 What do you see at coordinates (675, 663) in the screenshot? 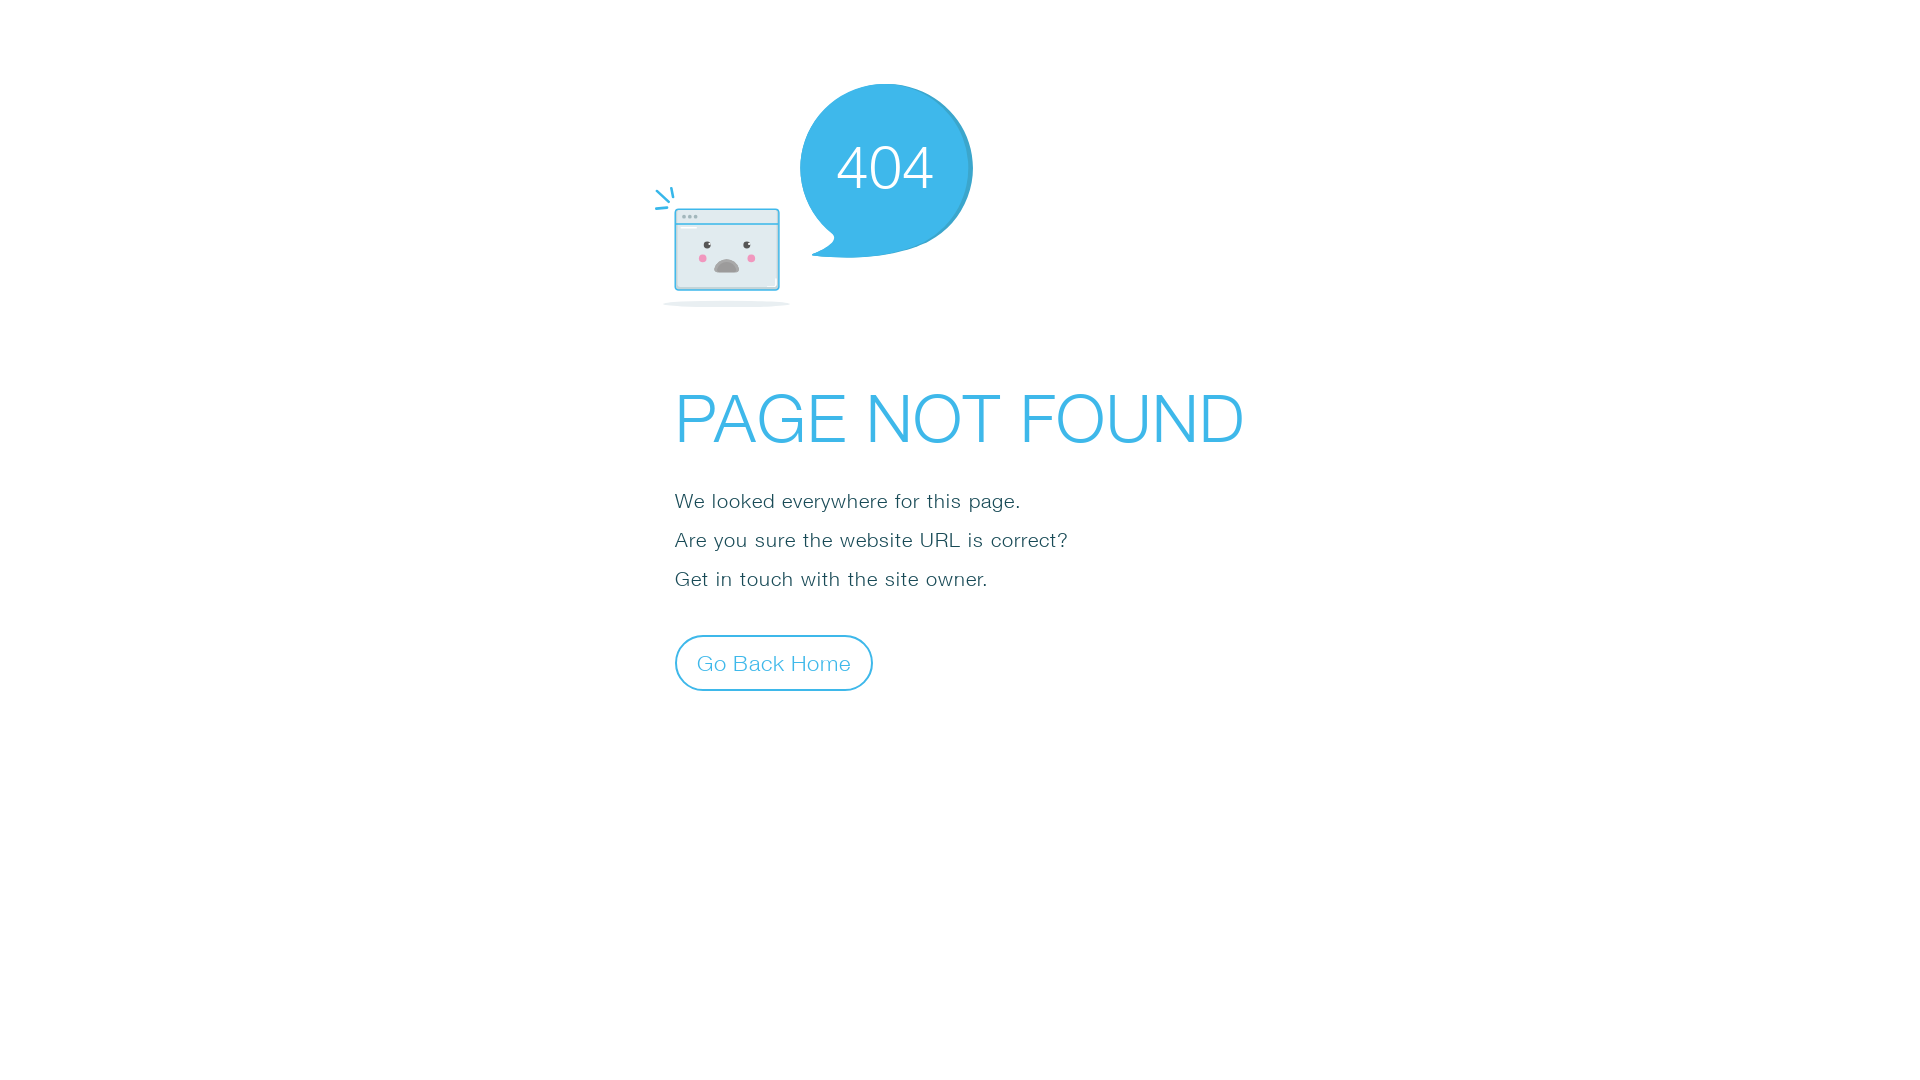
I see `'Go Back Home'` at bounding box center [675, 663].